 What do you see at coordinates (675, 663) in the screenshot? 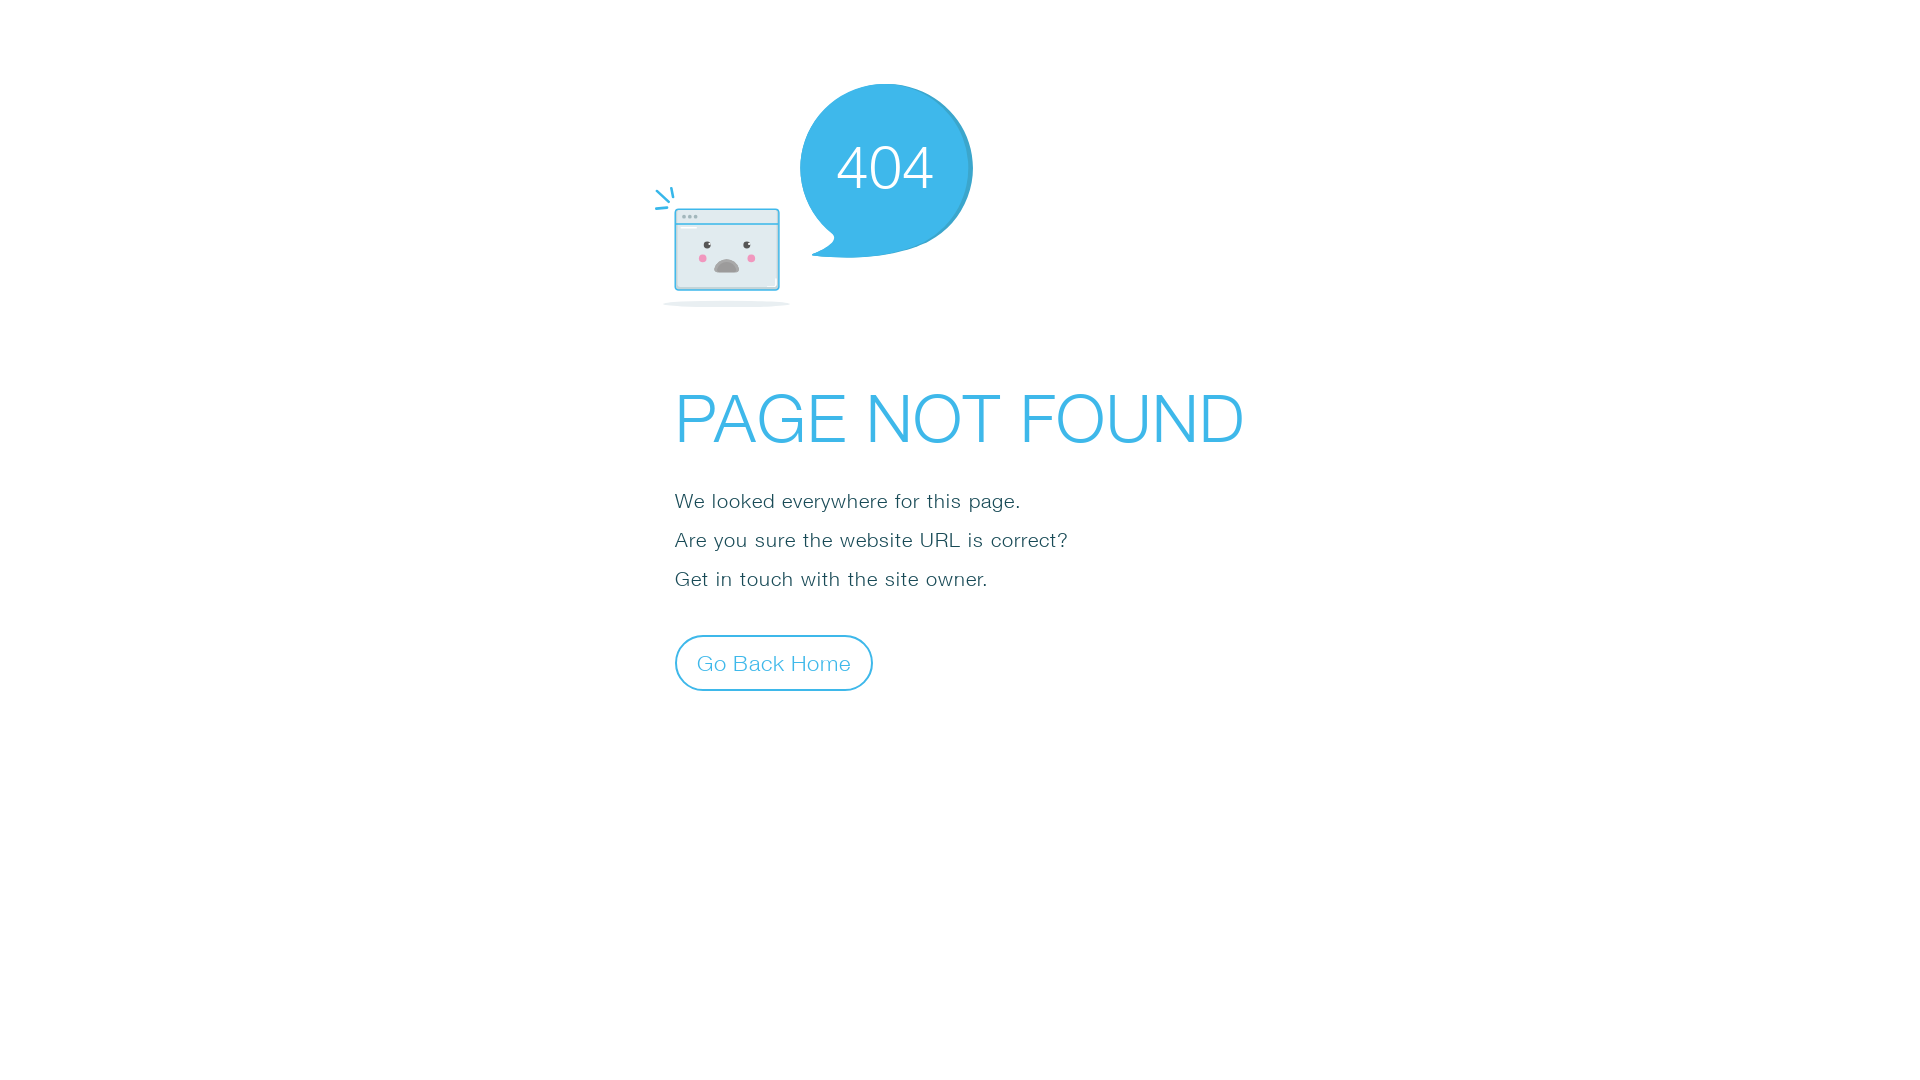
I see `'Go Back Home'` at bounding box center [675, 663].